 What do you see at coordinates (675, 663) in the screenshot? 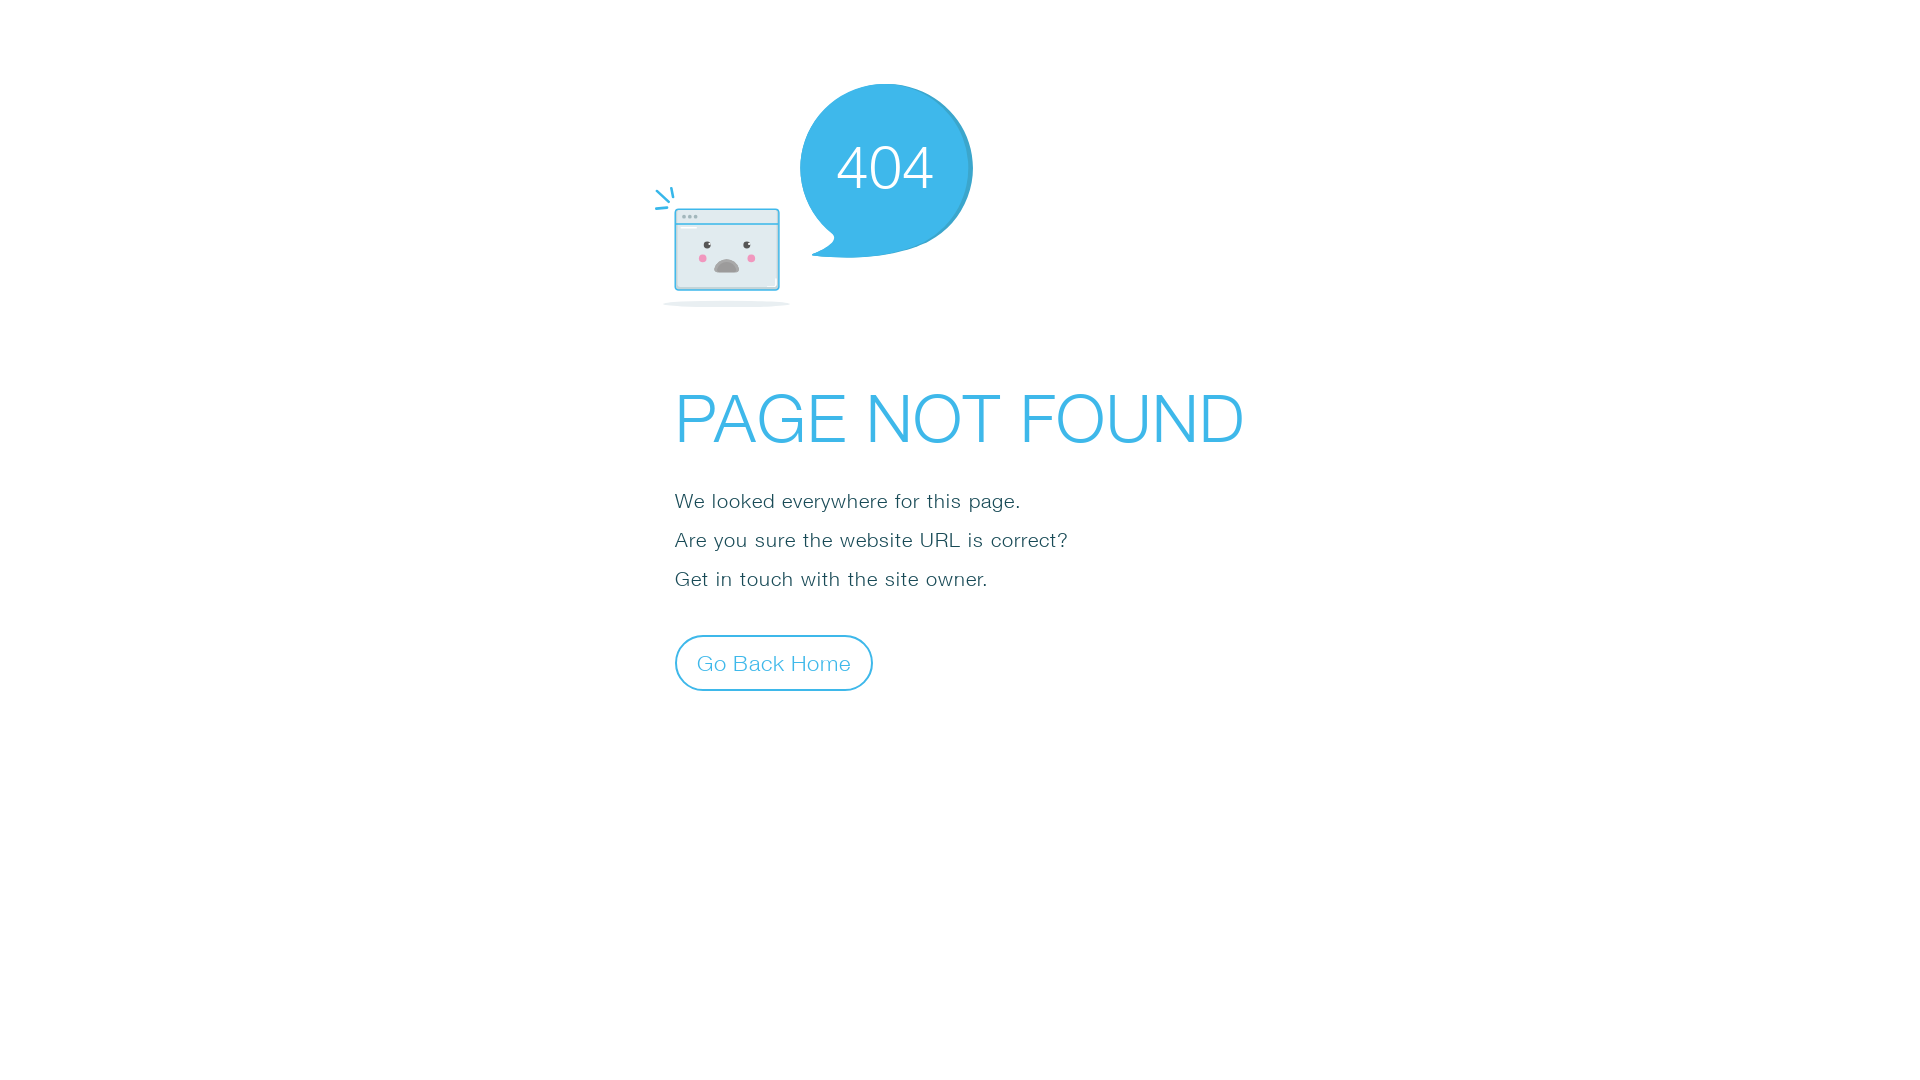
I see `'Go Back Home'` at bounding box center [675, 663].